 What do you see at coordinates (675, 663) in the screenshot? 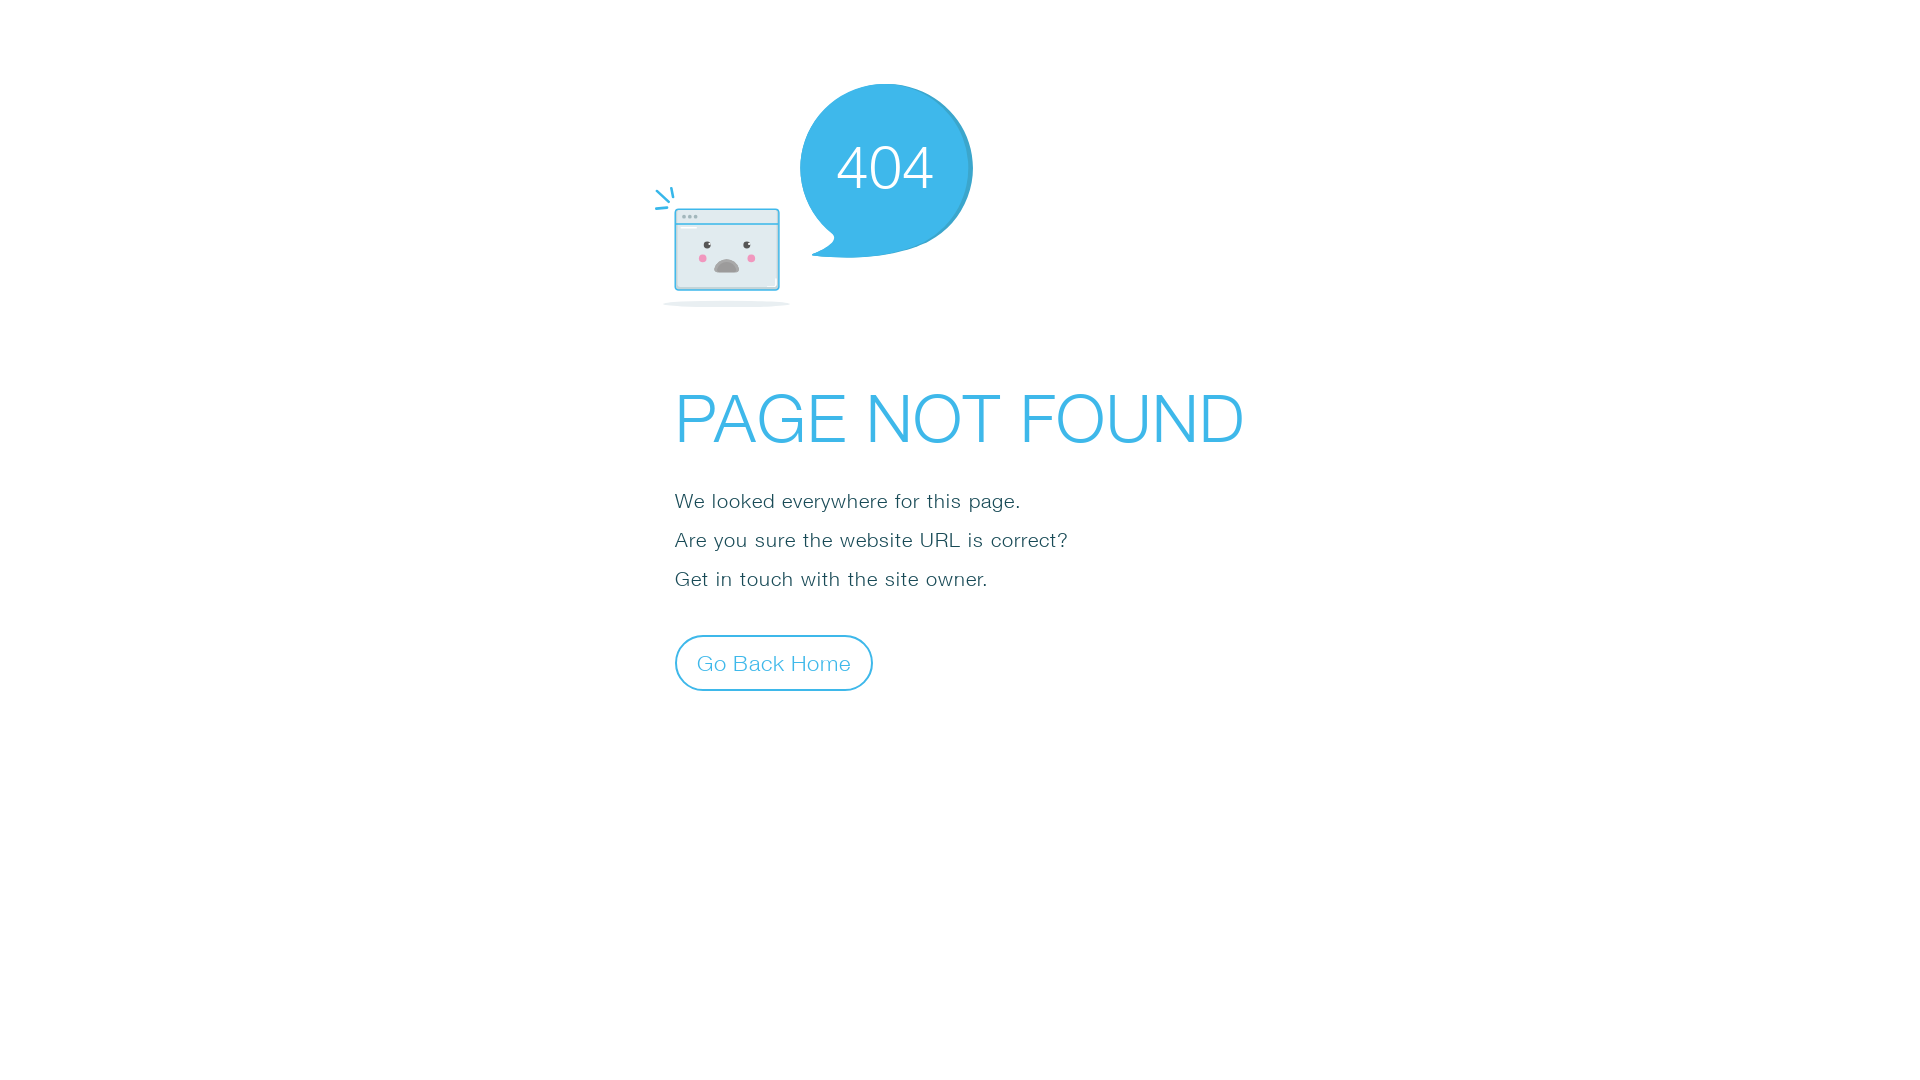
I see `'Go Back Home'` at bounding box center [675, 663].